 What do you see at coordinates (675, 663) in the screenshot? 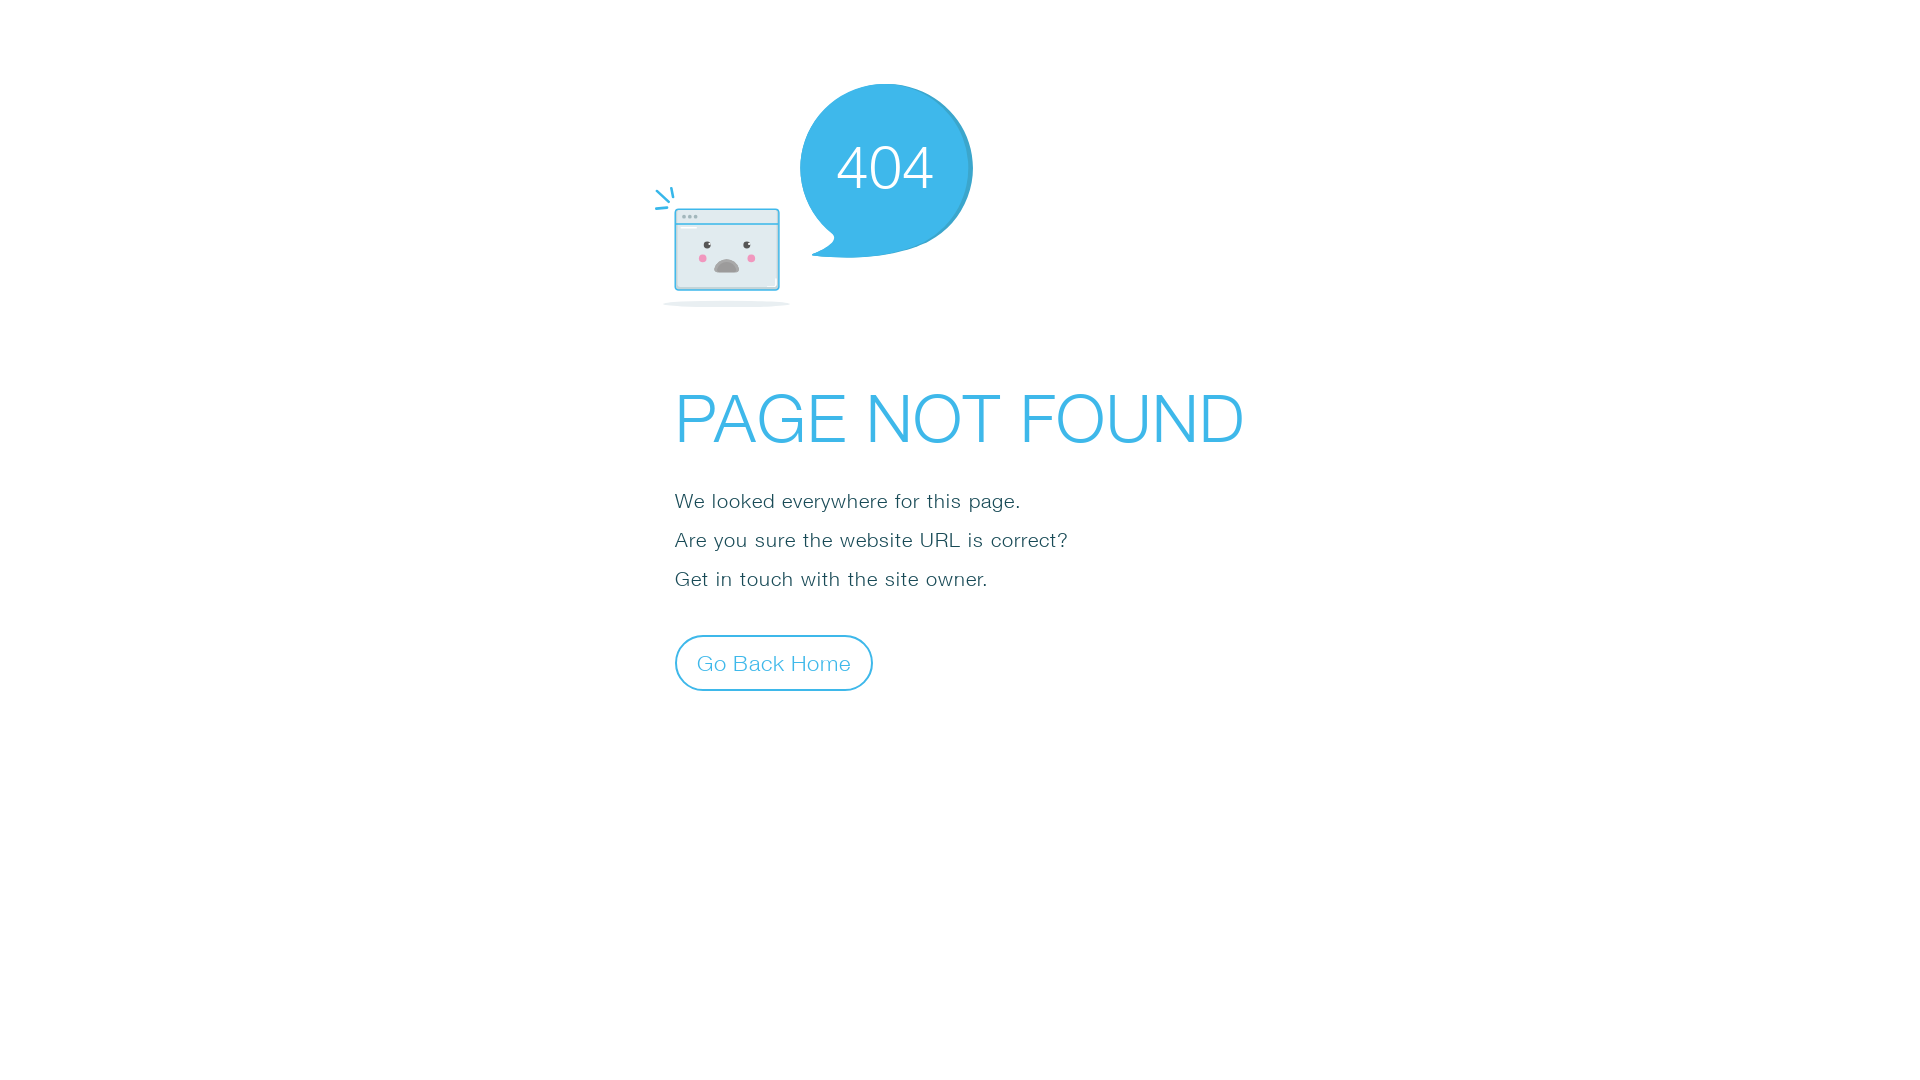
I see `'Go Back Home'` at bounding box center [675, 663].